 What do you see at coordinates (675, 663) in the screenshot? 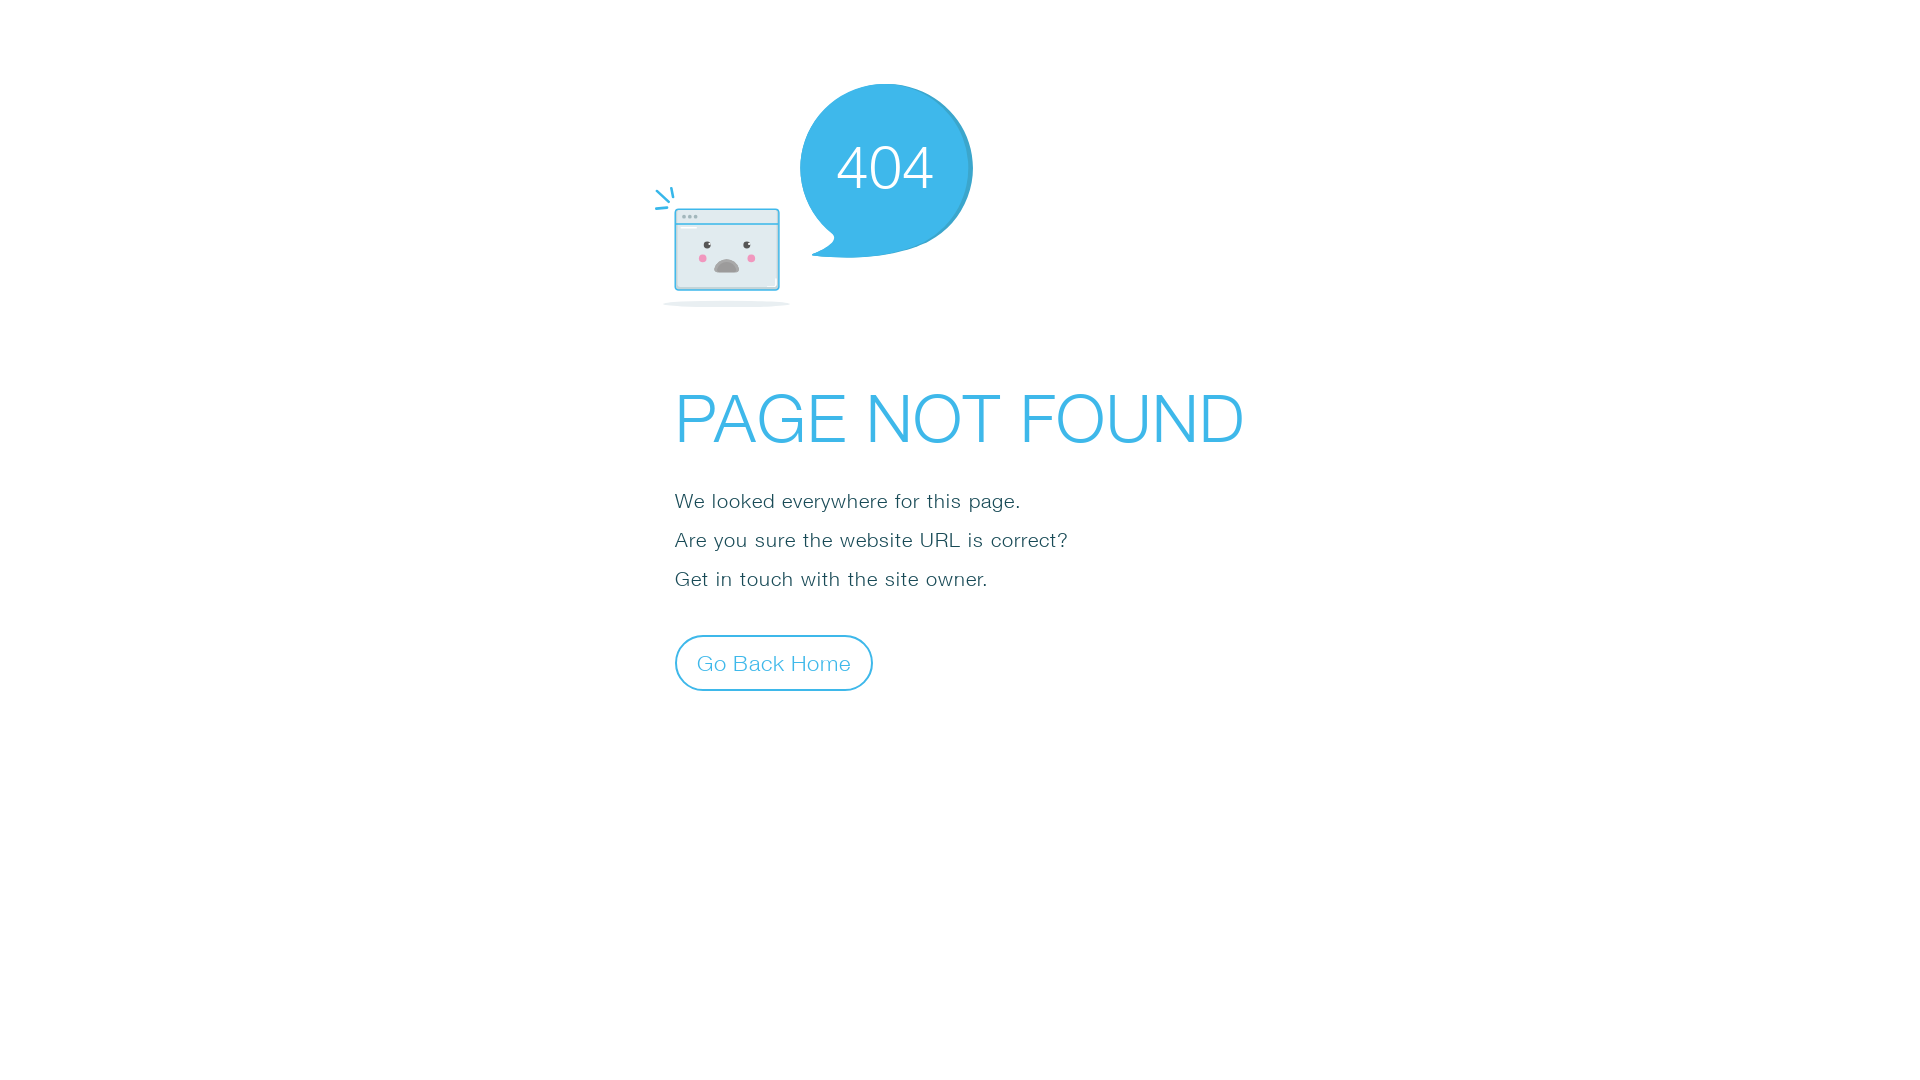
I see `'Go Back Home'` at bounding box center [675, 663].